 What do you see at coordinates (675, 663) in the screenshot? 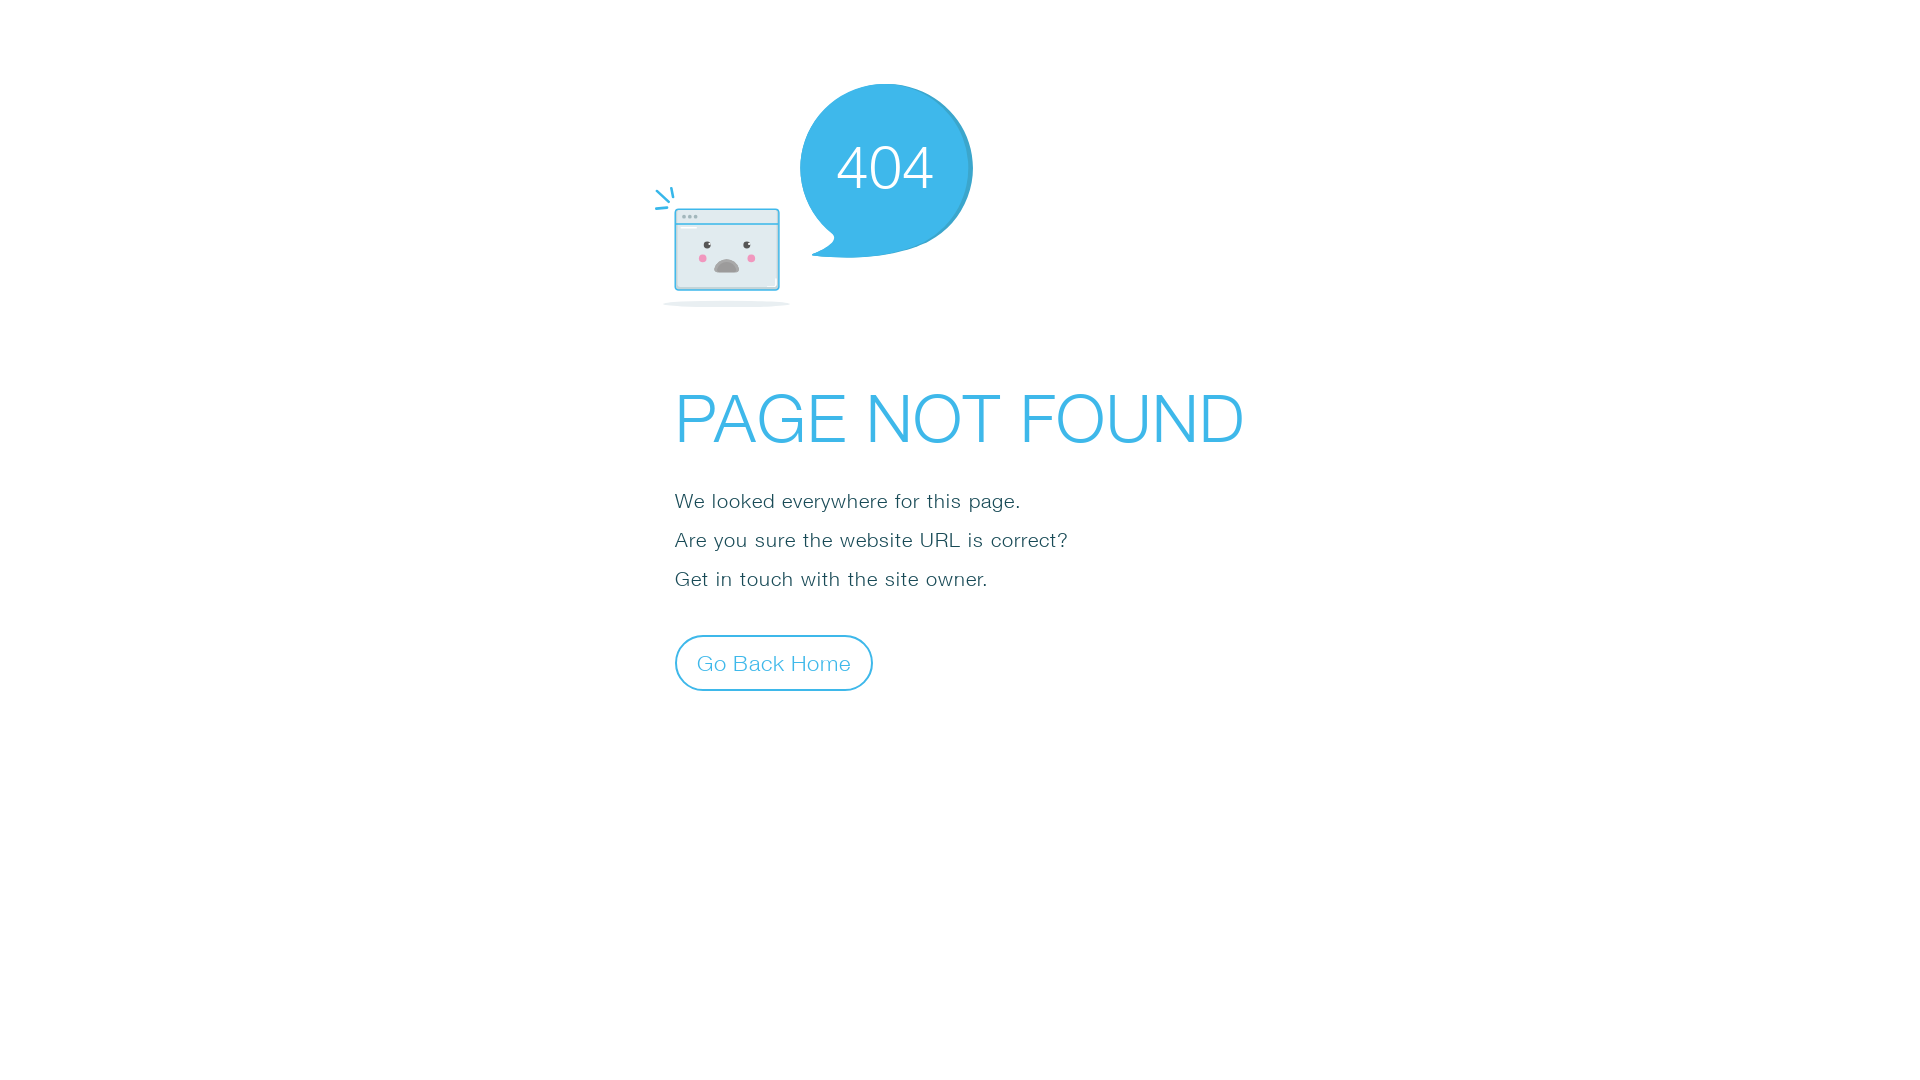
I see `'Go Back Home'` at bounding box center [675, 663].